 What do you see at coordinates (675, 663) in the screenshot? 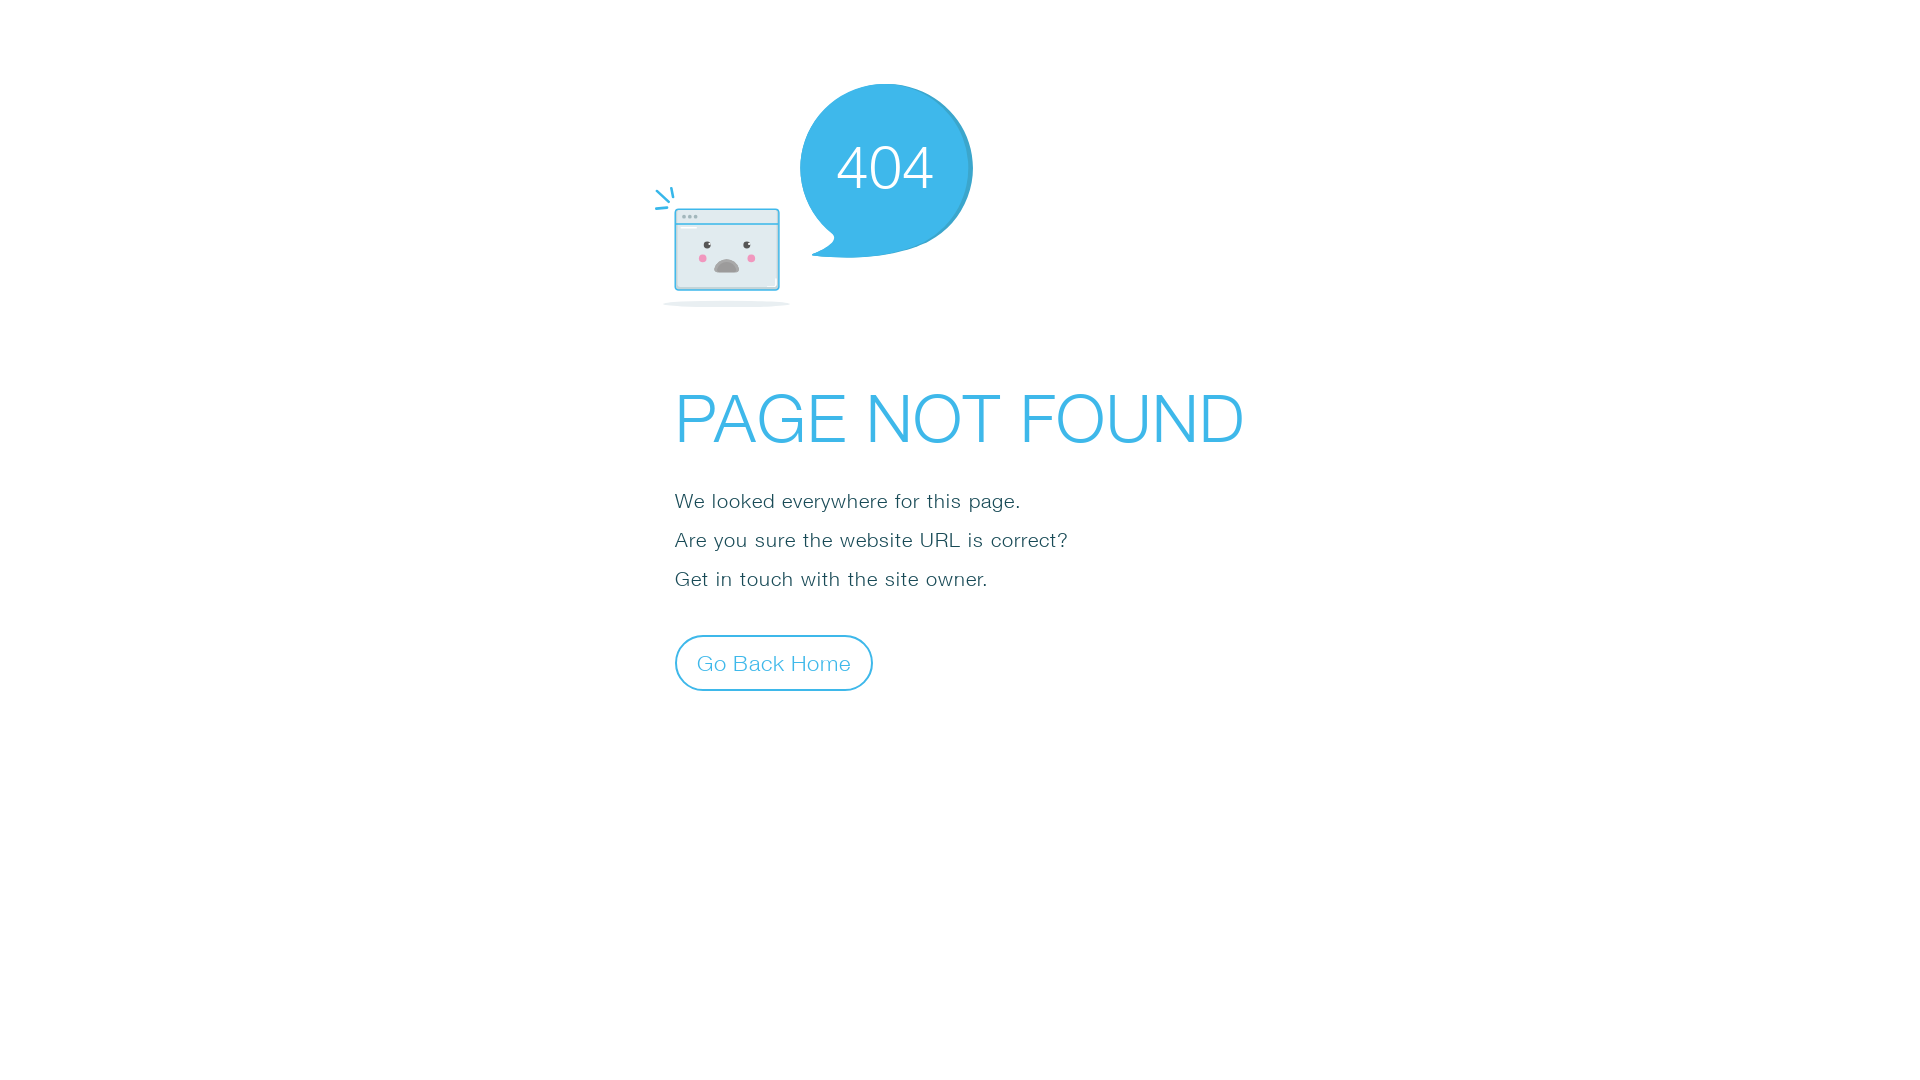
I see `'Go Back Home'` at bounding box center [675, 663].